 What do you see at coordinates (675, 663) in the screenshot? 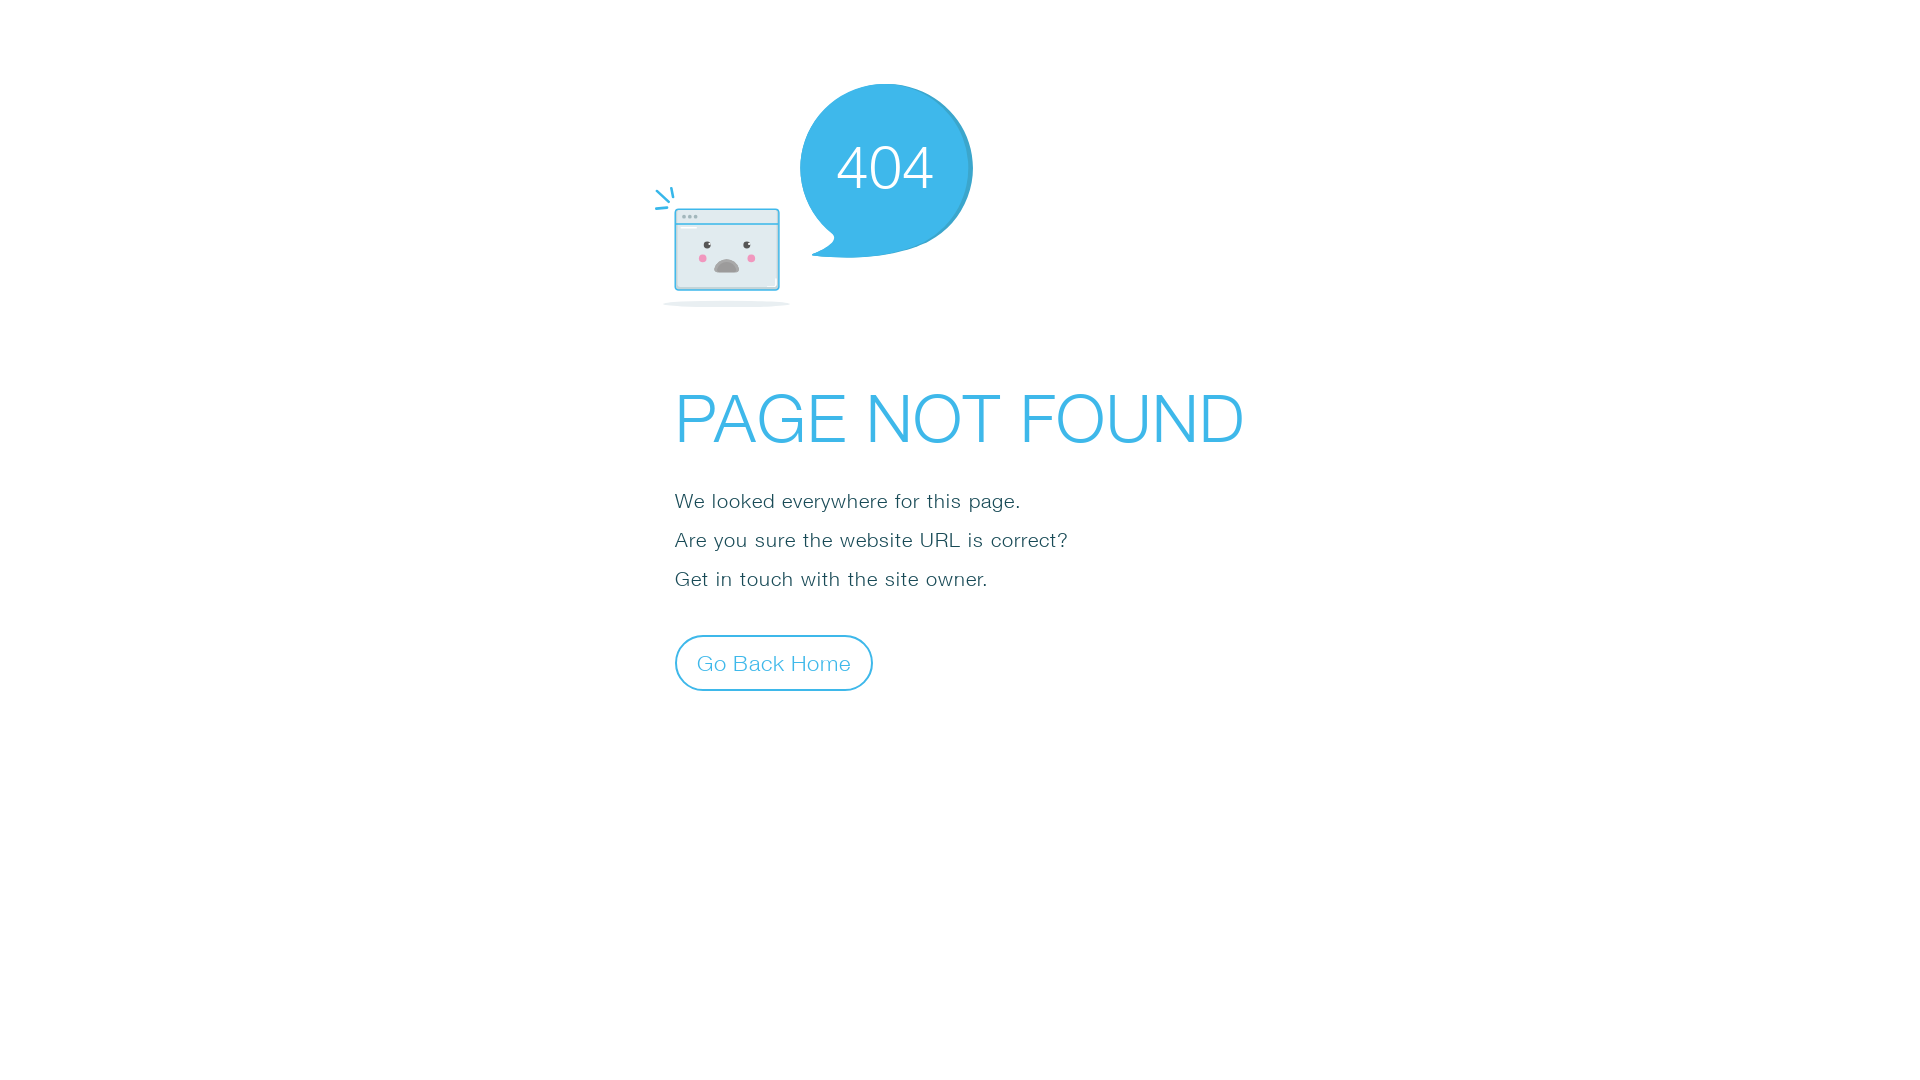
I see `'Go Back Home'` at bounding box center [675, 663].